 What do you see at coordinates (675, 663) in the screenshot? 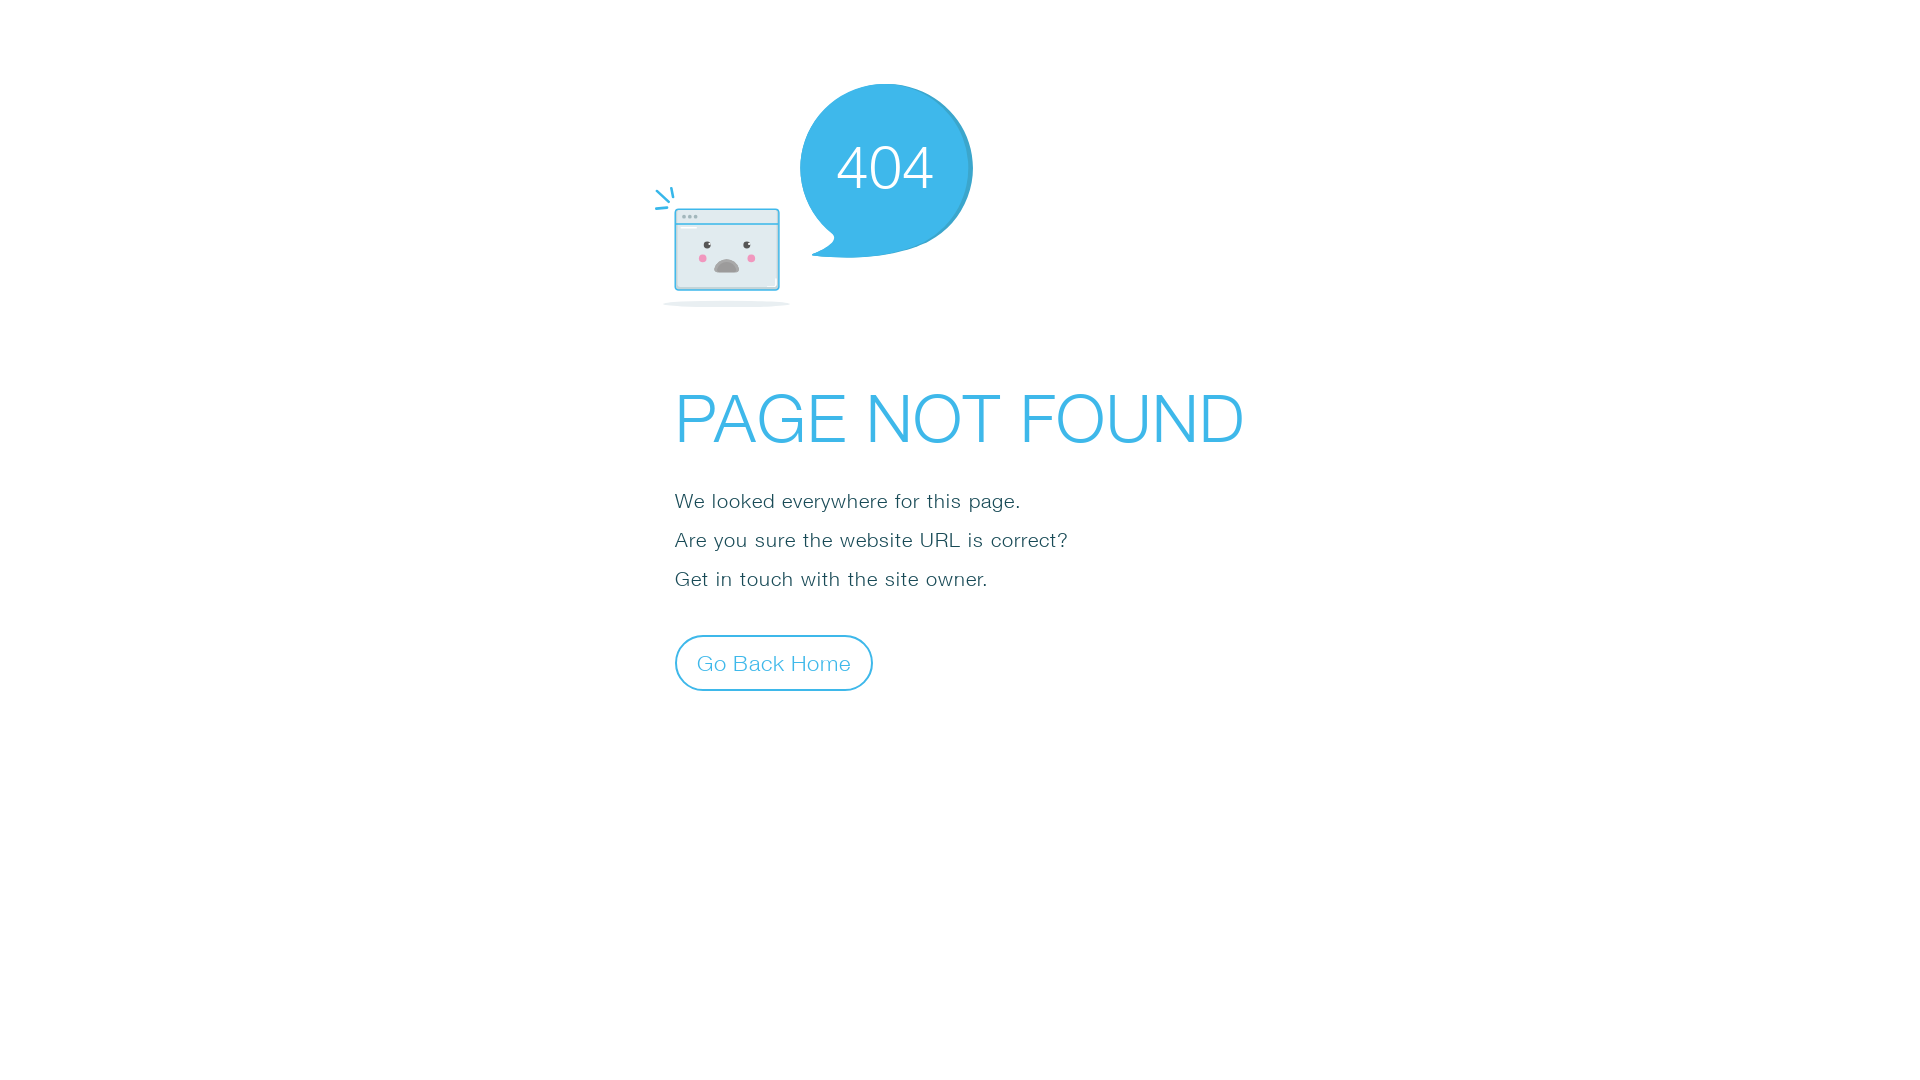
I see `'Go Back Home'` at bounding box center [675, 663].